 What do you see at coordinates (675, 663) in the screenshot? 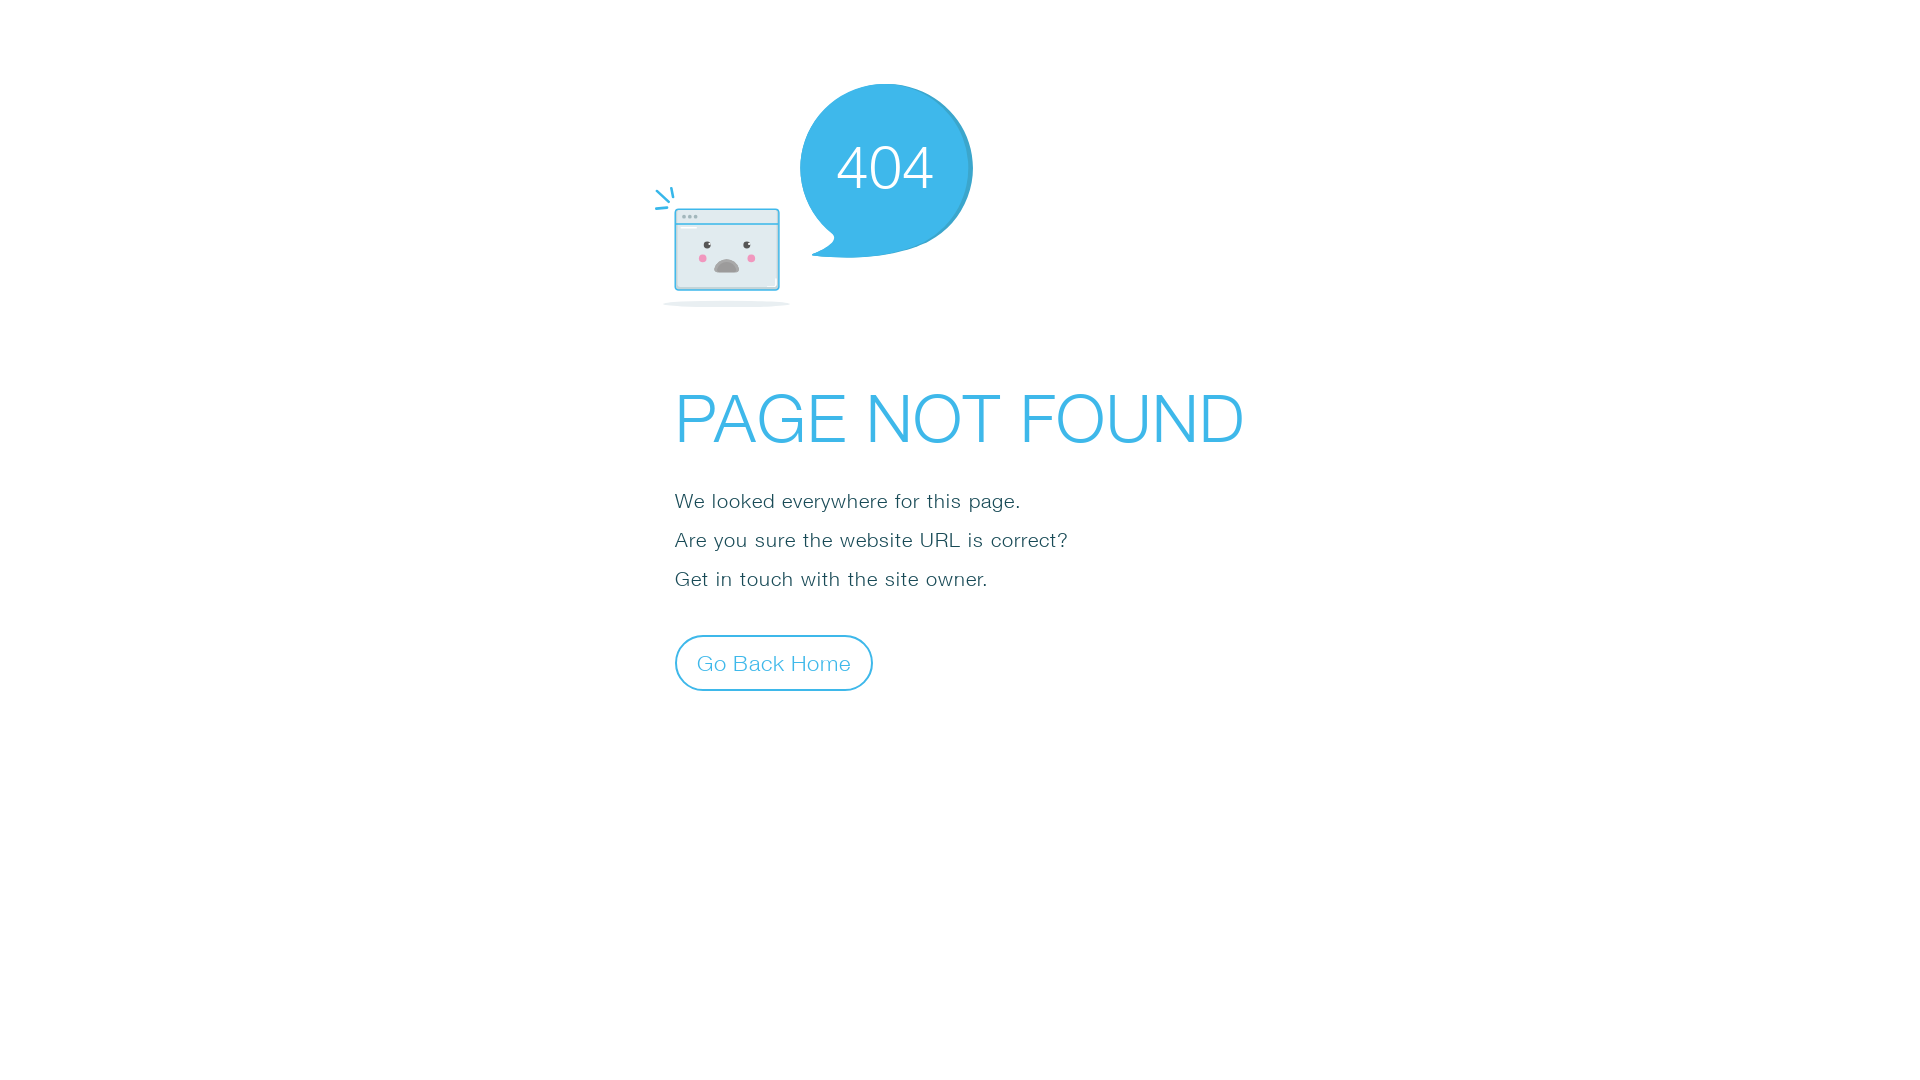
I see `'Go Back Home'` at bounding box center [675, 663].